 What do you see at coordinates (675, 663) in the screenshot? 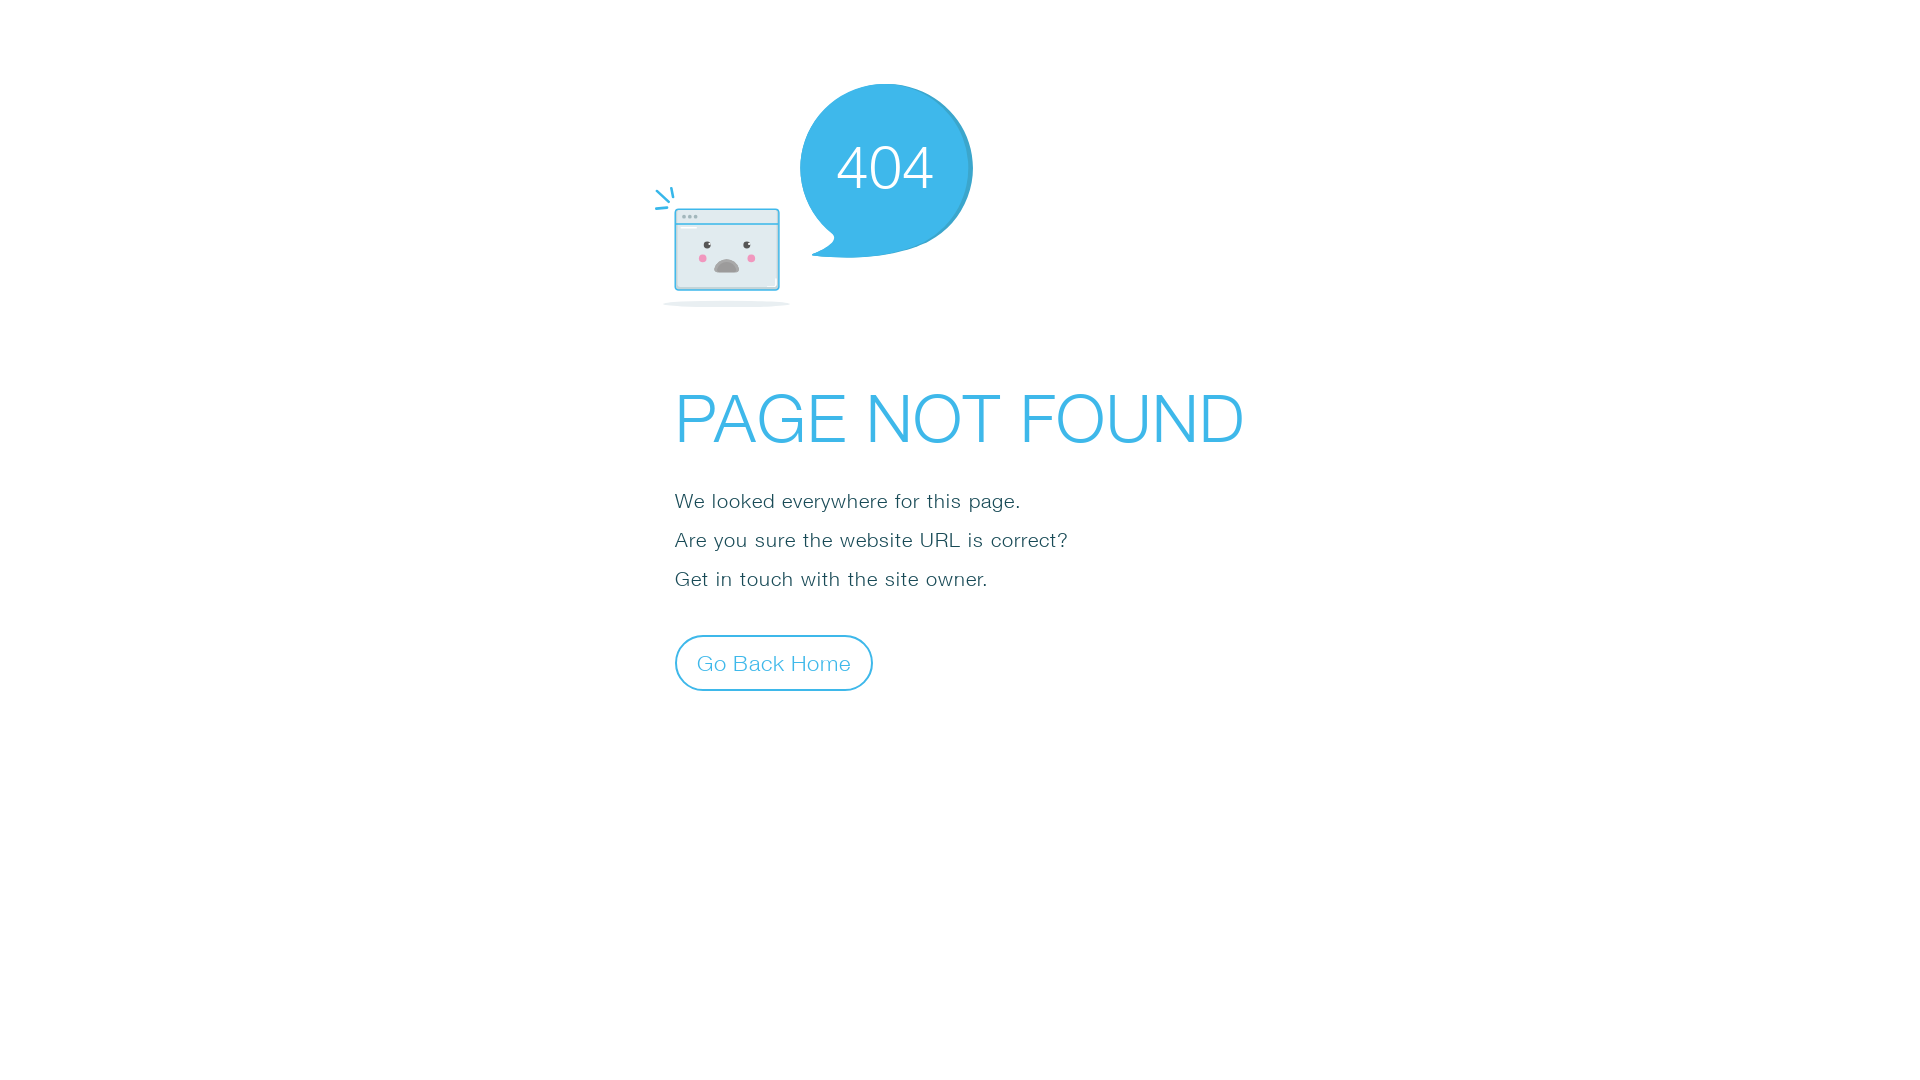
I see `'Go Back Home'` at bounding box center [675, 663].